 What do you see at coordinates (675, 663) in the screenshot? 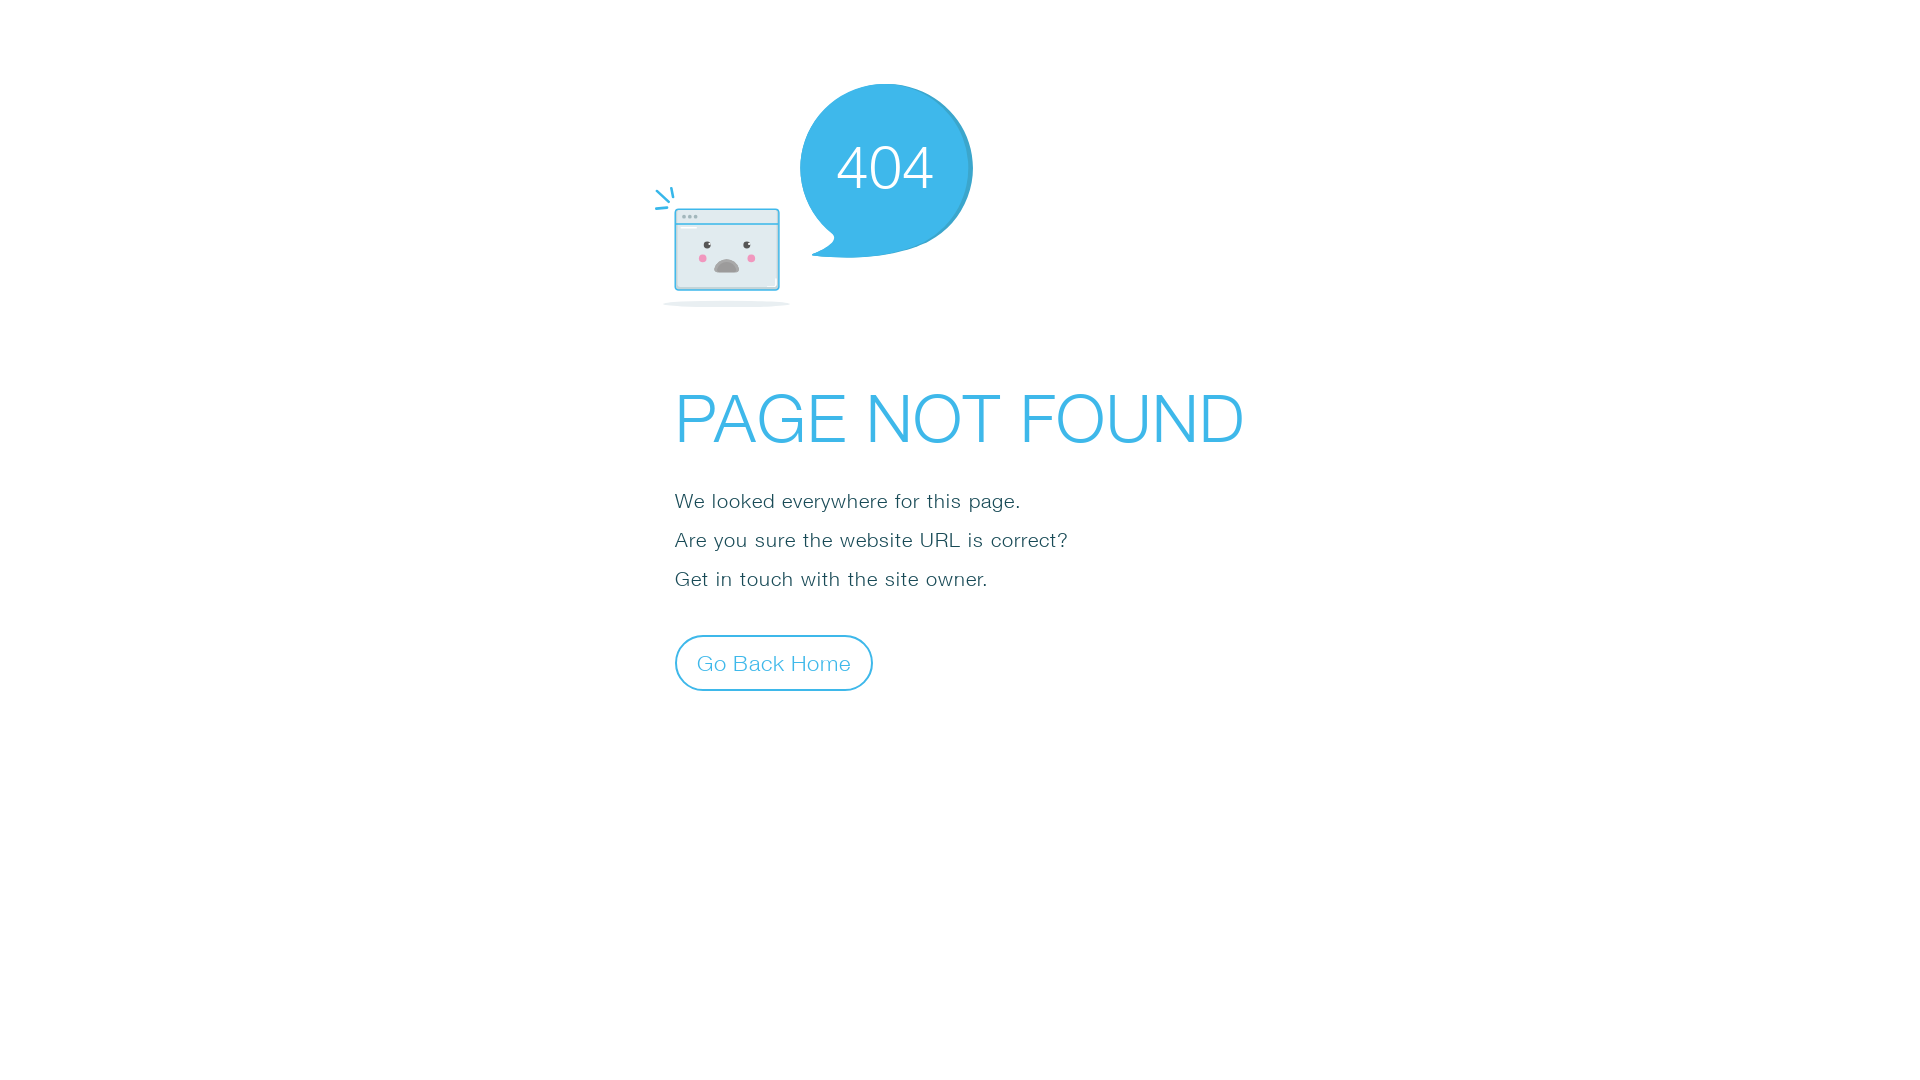
I see `'Go Back Home'` at bounding box center [675, 663].